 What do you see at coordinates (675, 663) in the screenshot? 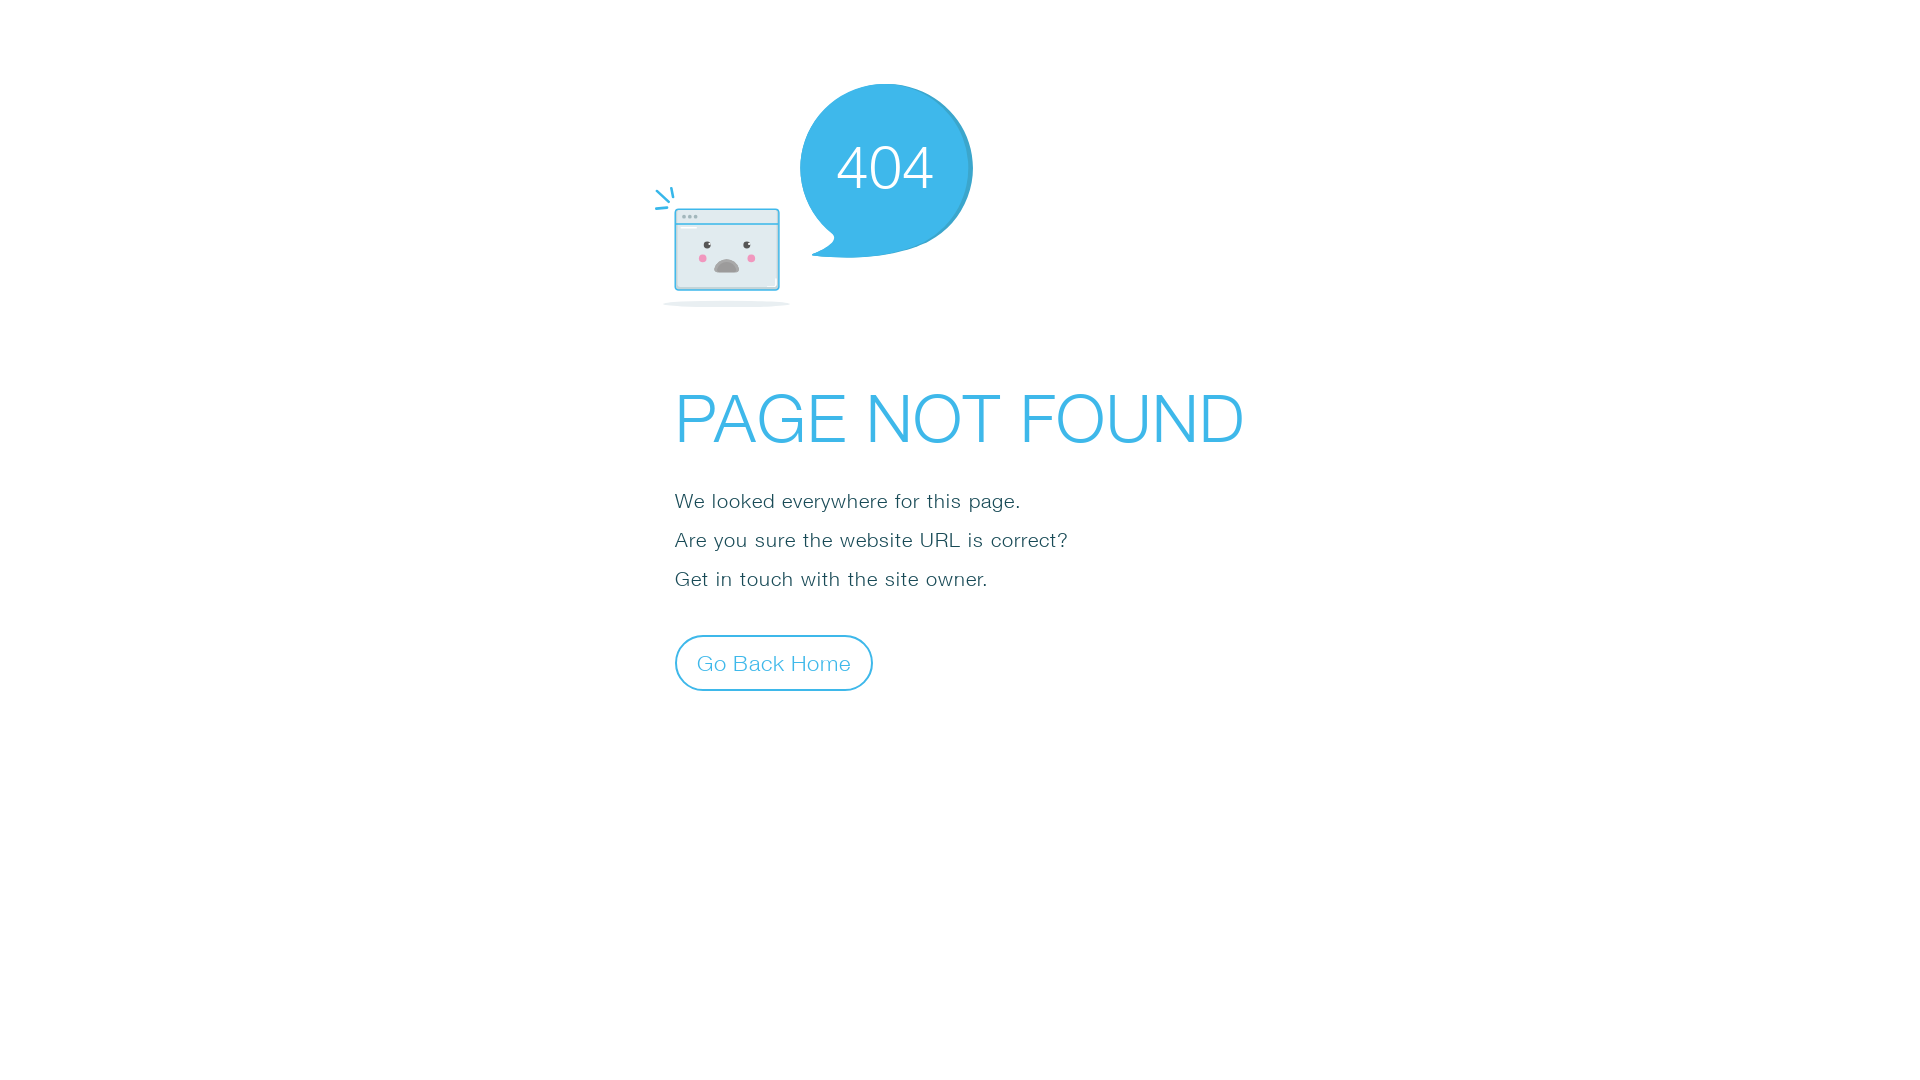
I see `'Go Back Home'` at bounding box center [675, 663].